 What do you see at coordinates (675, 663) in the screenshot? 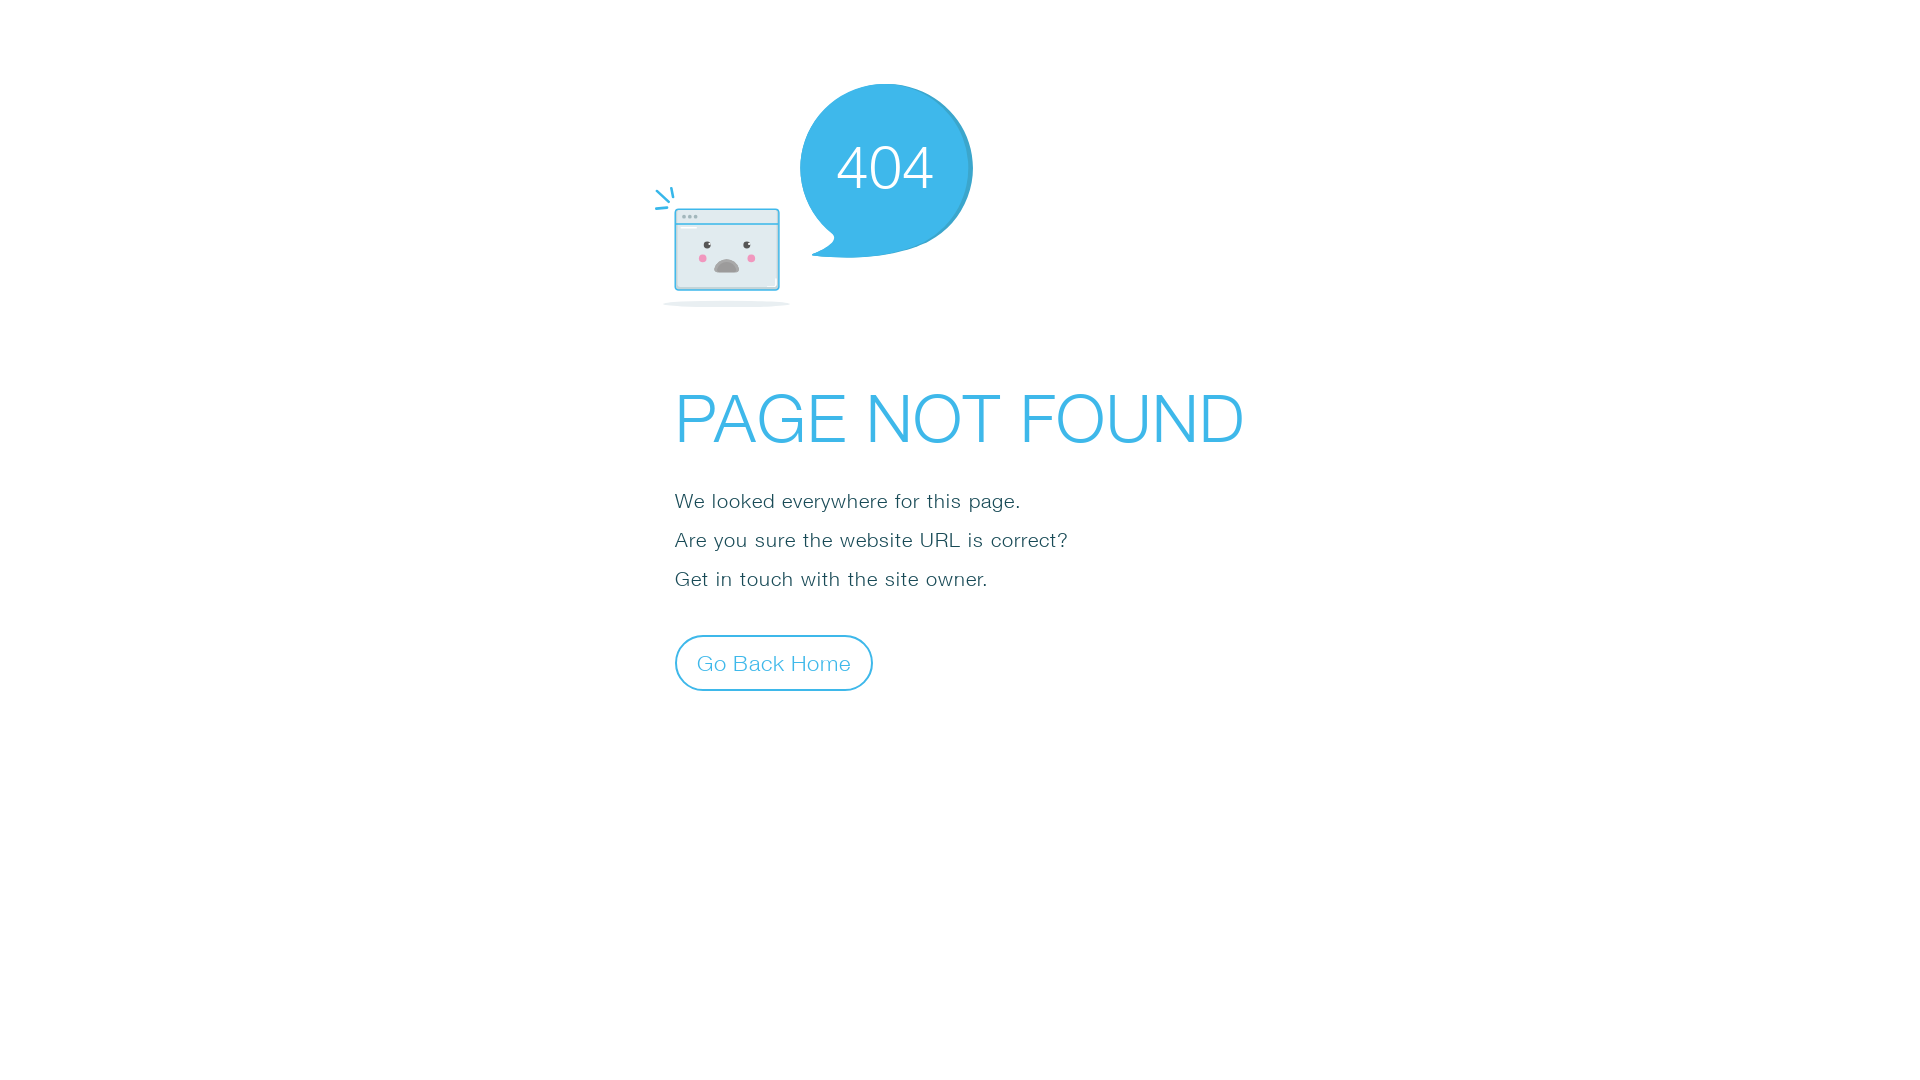
I see `'Go Back Home'` at bounding box center [675, 663].